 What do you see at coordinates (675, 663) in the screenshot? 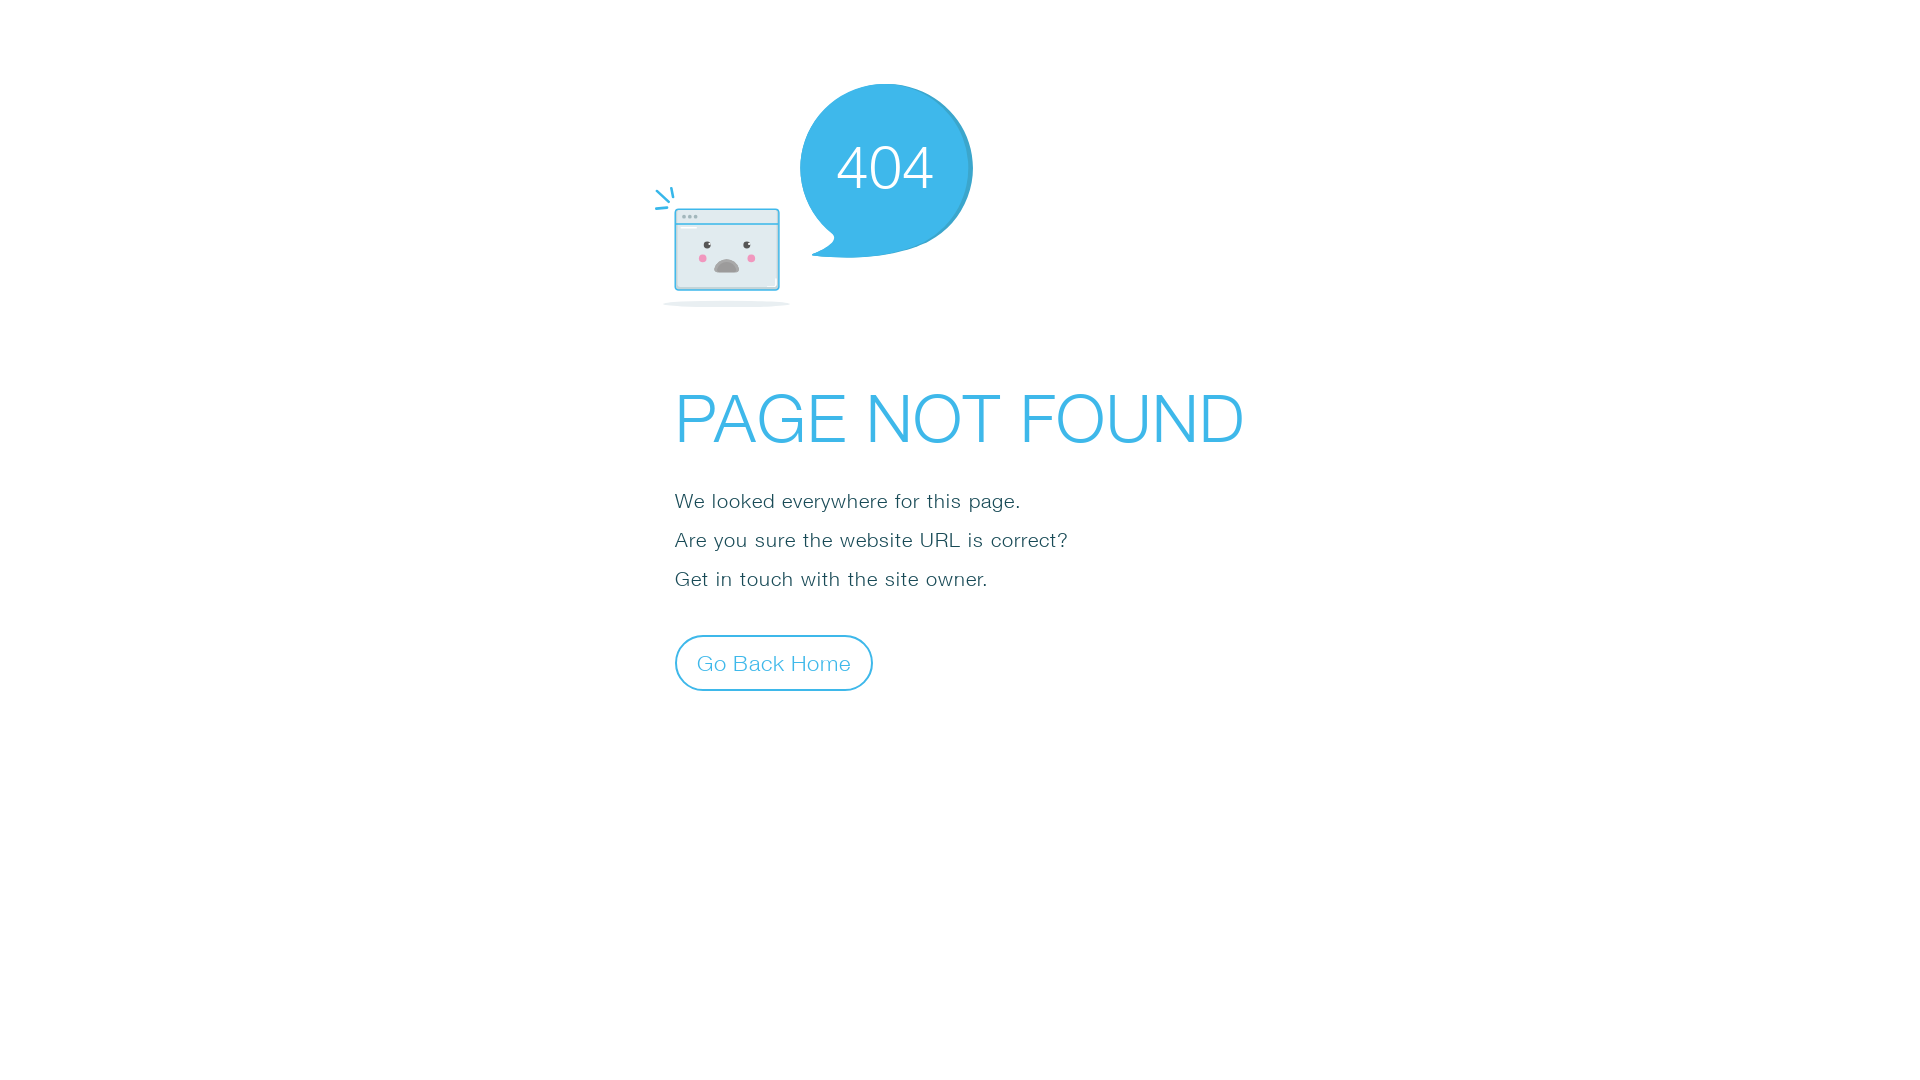
I see `'Go Back Home'` at bounding box center [675, 663].